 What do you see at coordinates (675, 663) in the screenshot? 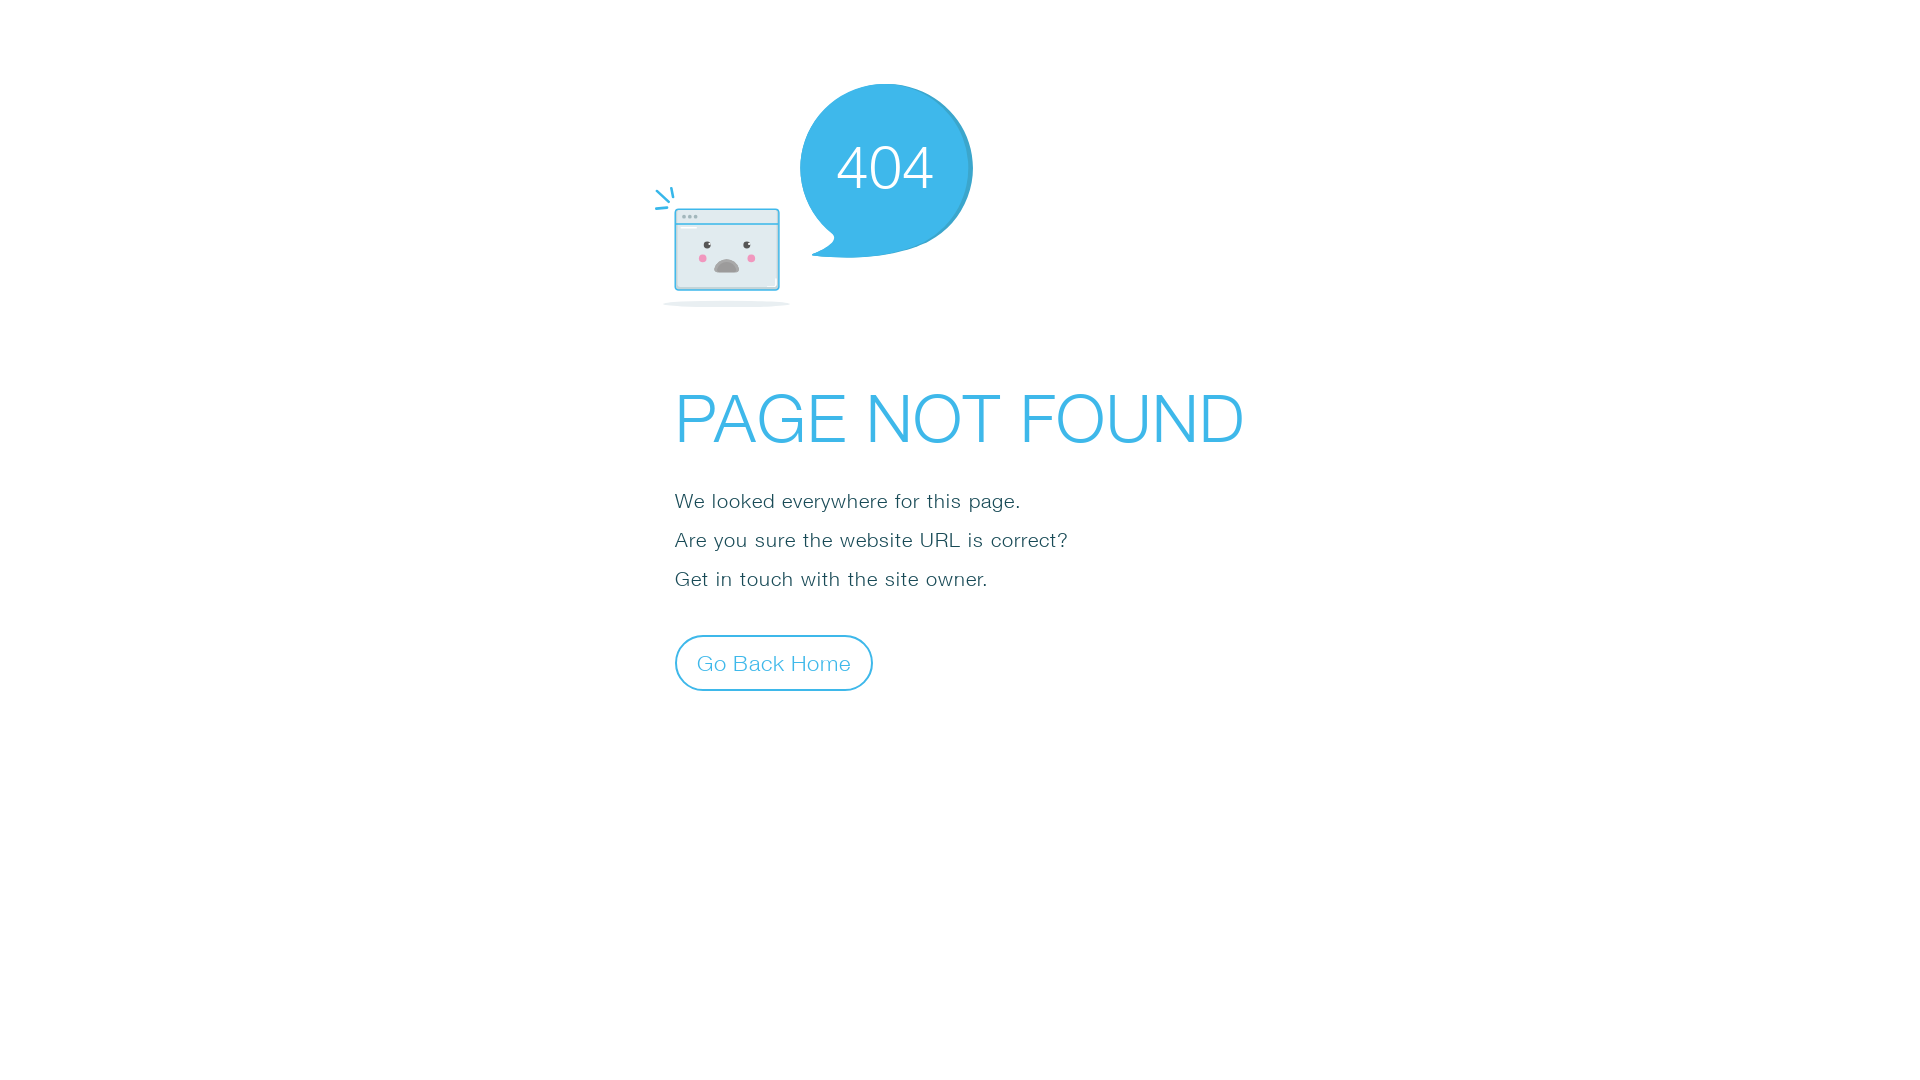
I see `'Go Back Home'` at bounding box center [675, 663].